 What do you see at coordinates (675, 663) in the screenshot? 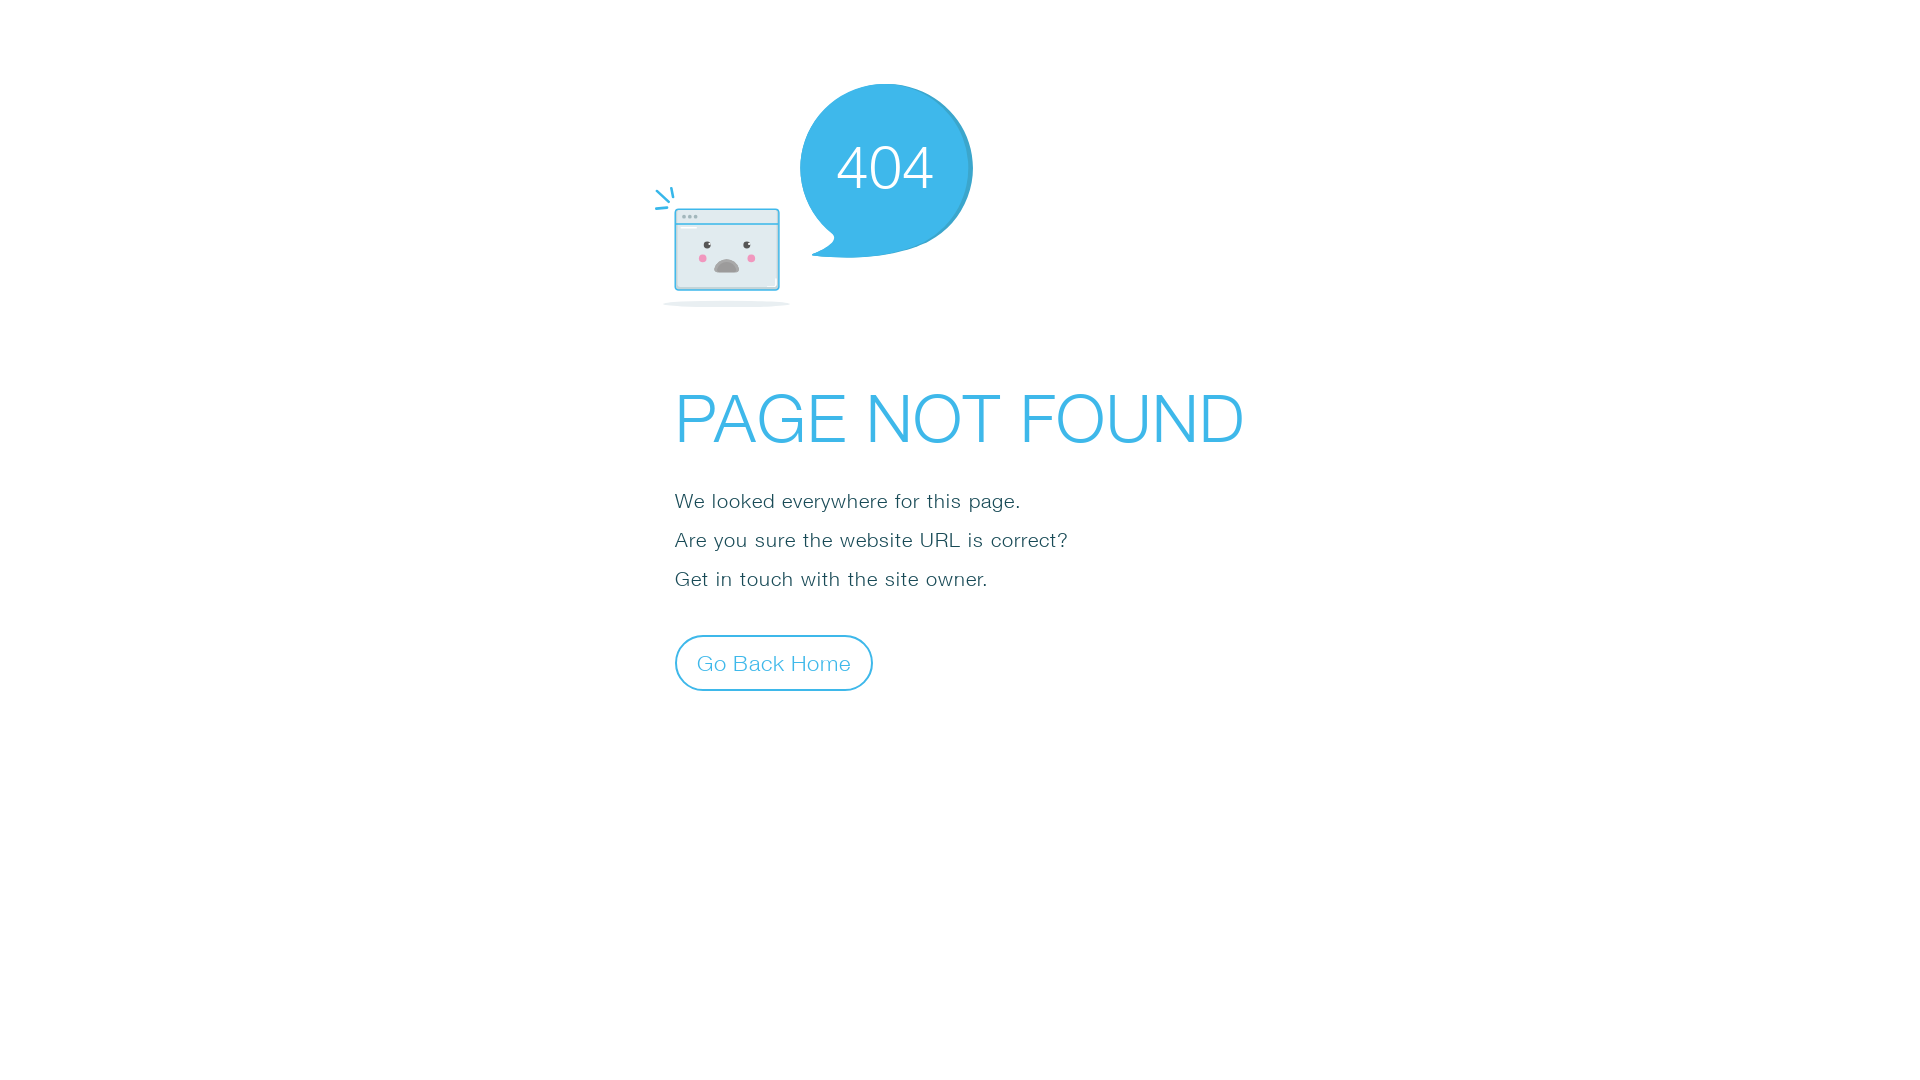
I see `'Go Back Home'` at bounding box center [675, 663].